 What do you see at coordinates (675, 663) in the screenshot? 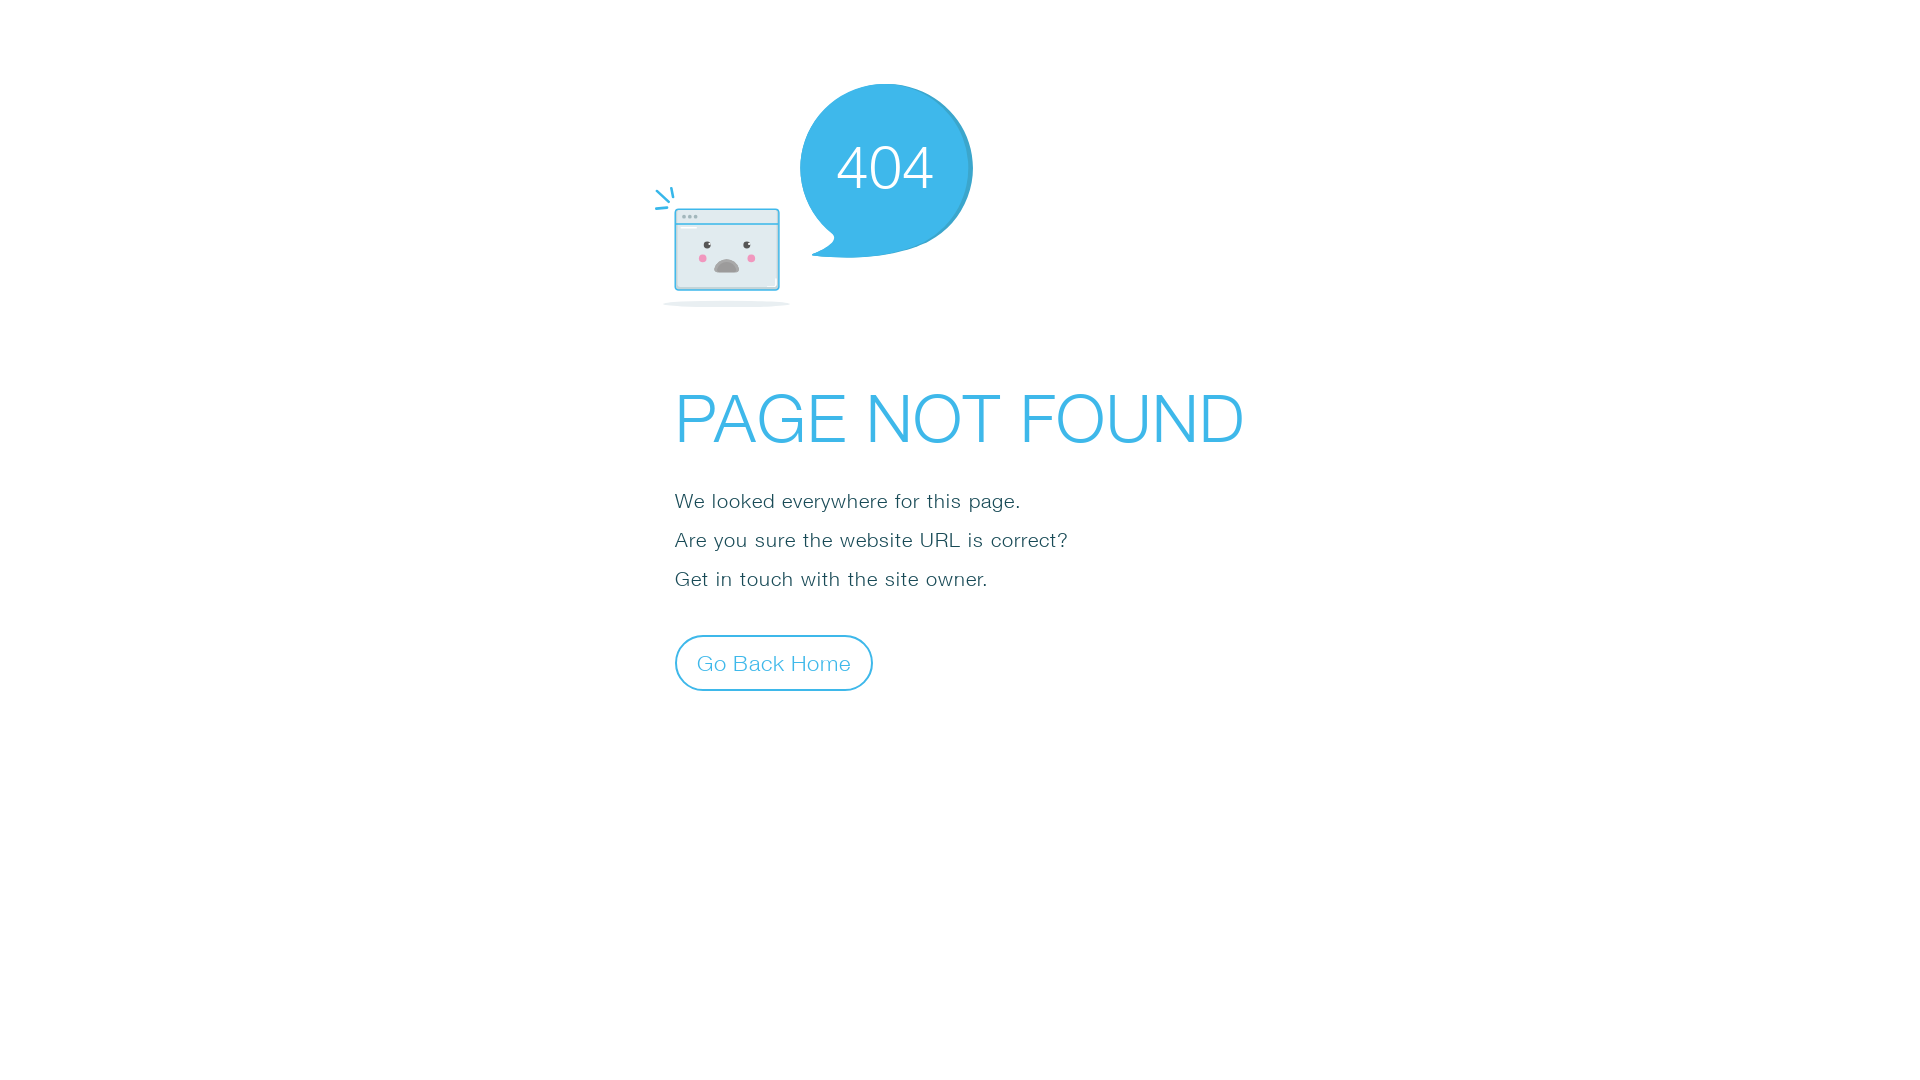
I see `'Go Back Home'` at bounding box center [675, 663].